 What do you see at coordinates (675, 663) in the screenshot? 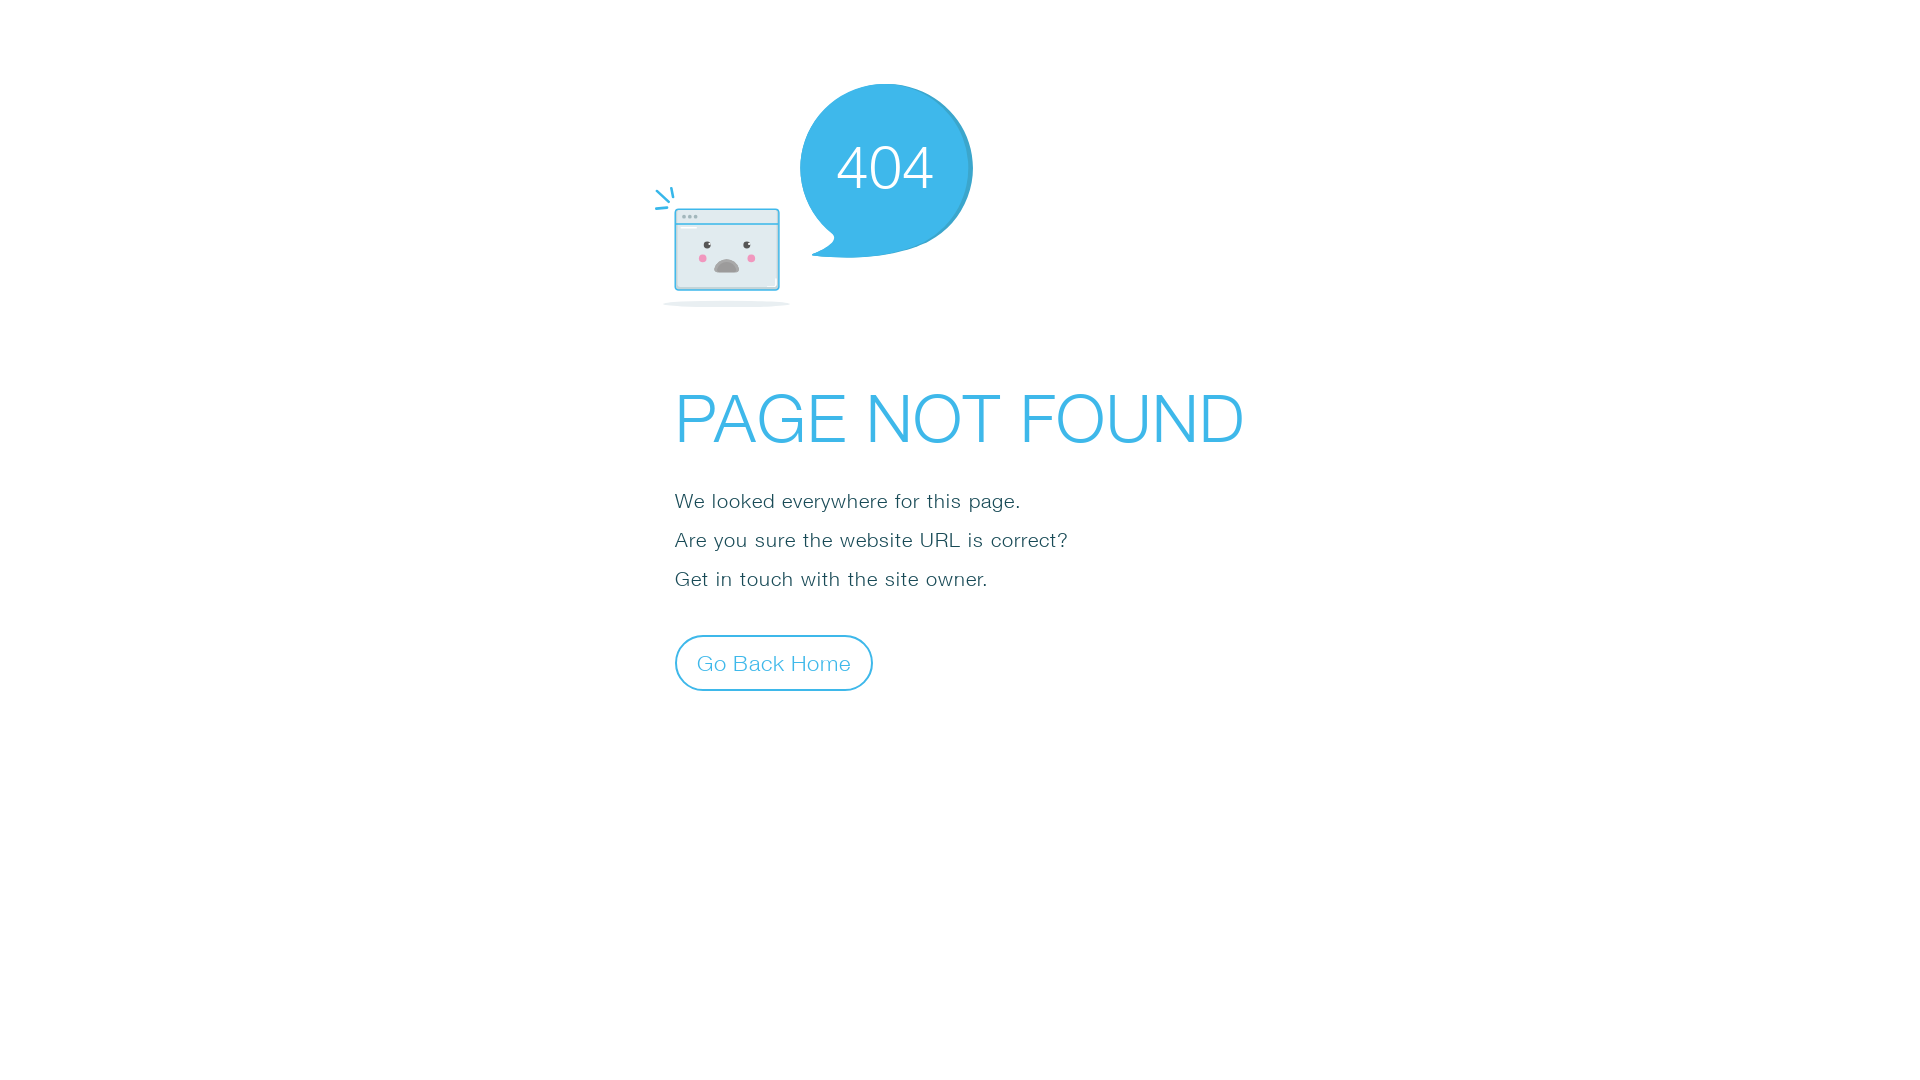
I see `'Go Back Home'` at bounding box center [675, 663].